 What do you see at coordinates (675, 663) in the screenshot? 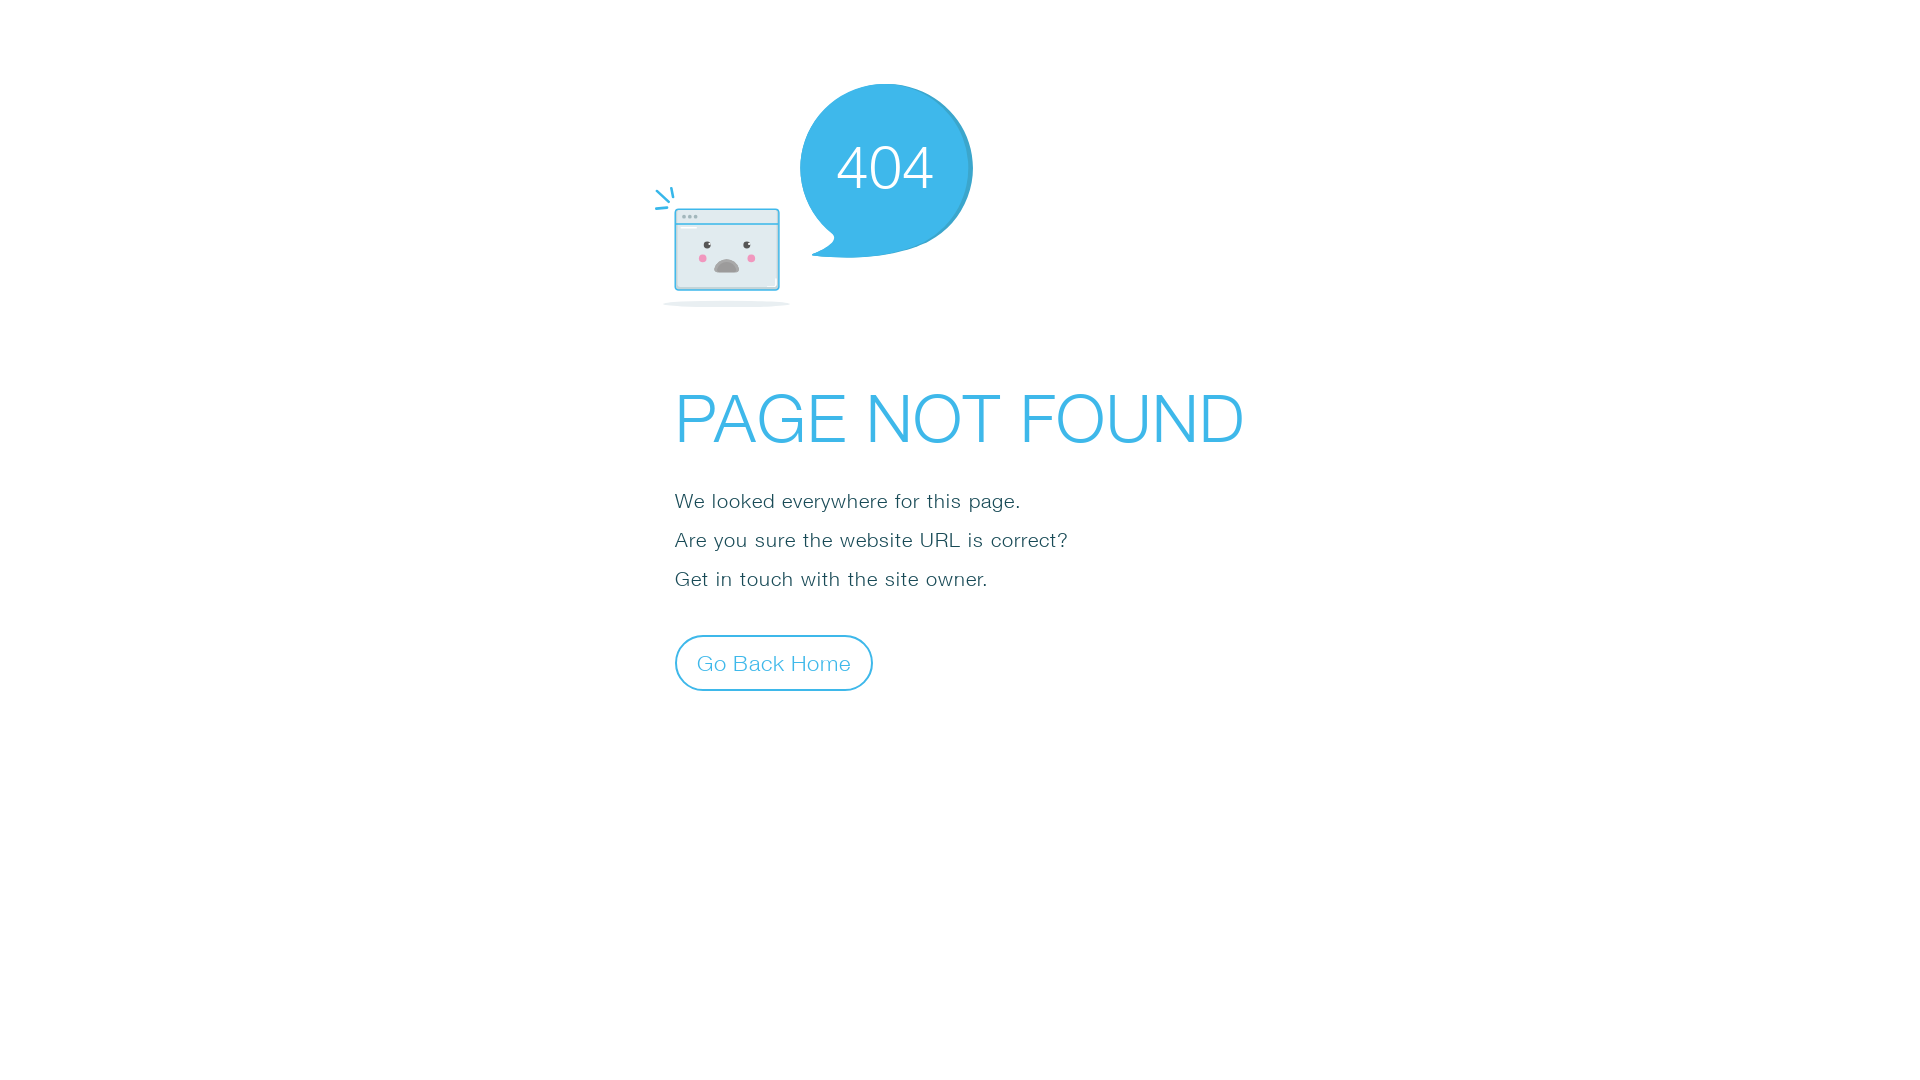
I see `'Go Back Home'` at bounding box center [675, 663].